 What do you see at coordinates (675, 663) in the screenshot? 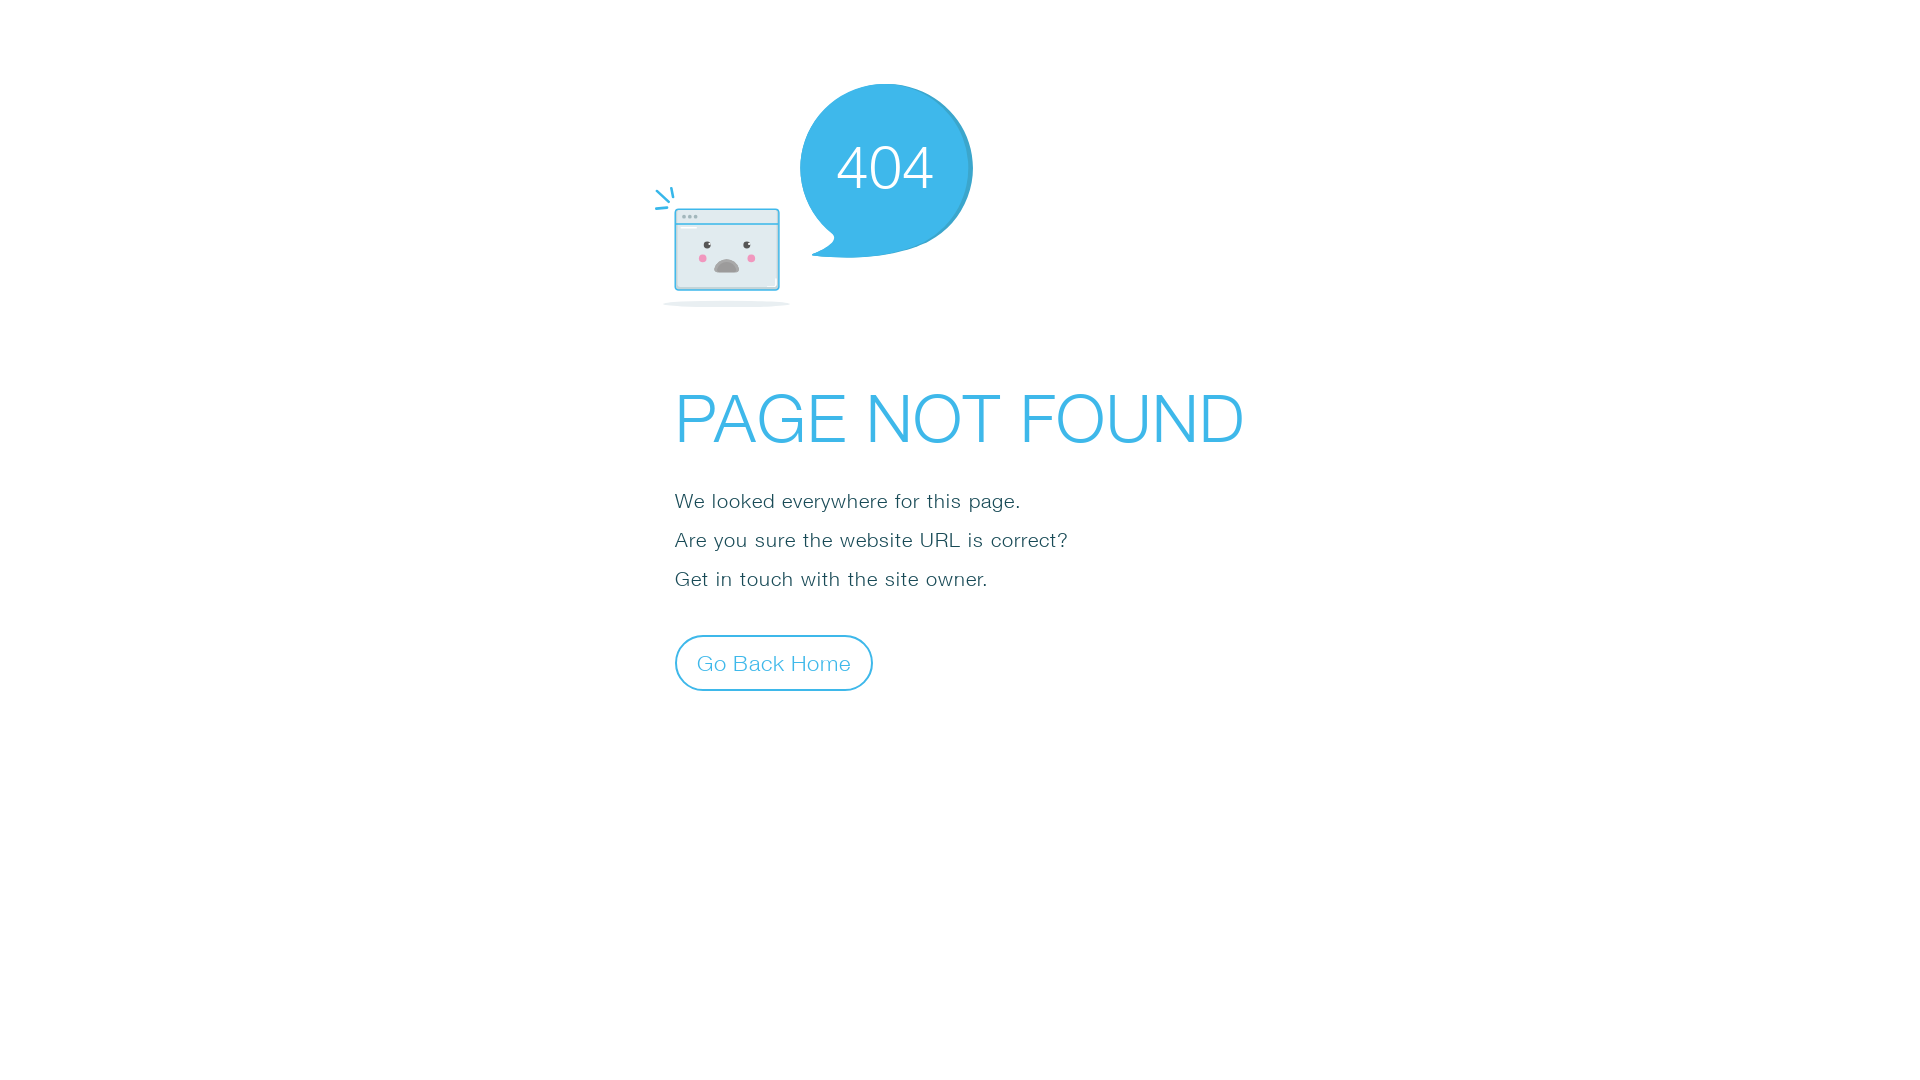
I see `'Go Back Home'` at bounding box center [675, 663].